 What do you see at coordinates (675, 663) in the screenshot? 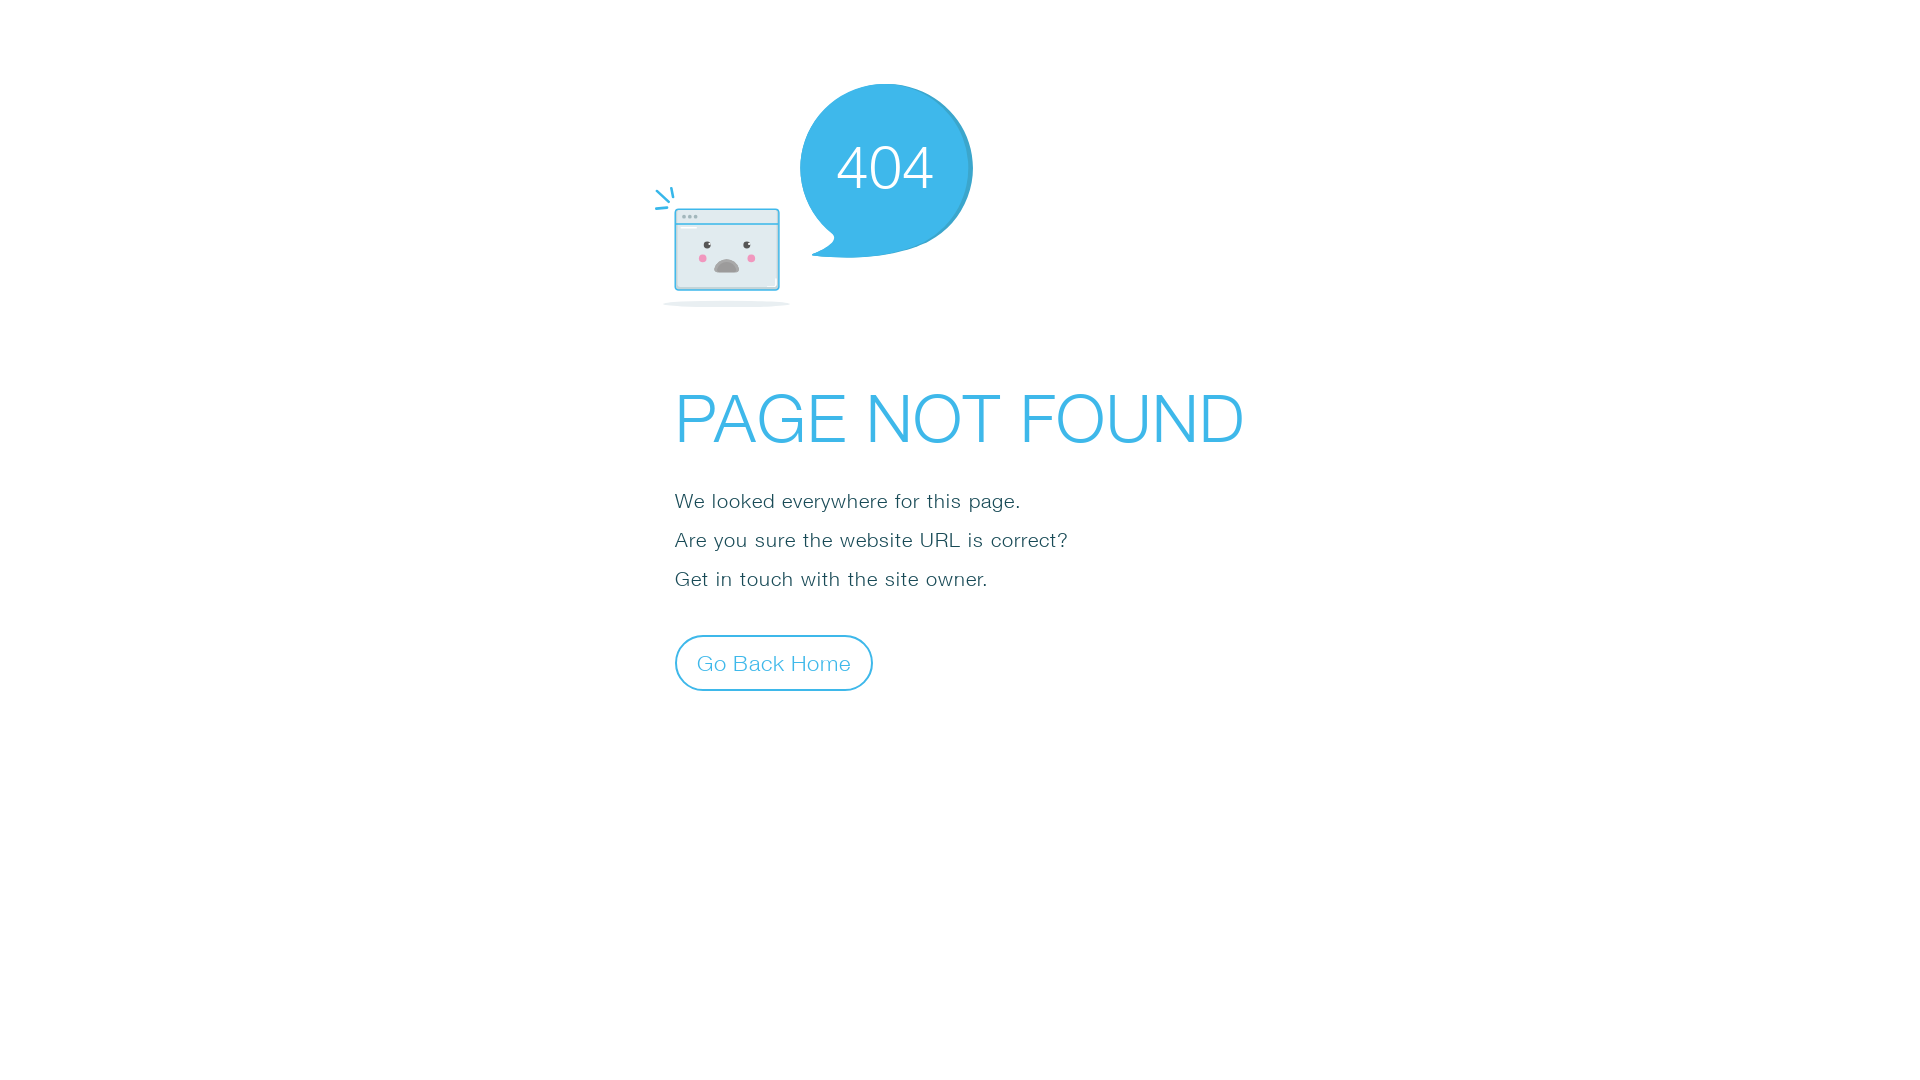
I see `'Go Back Home'` at bounding box center [675, 663].